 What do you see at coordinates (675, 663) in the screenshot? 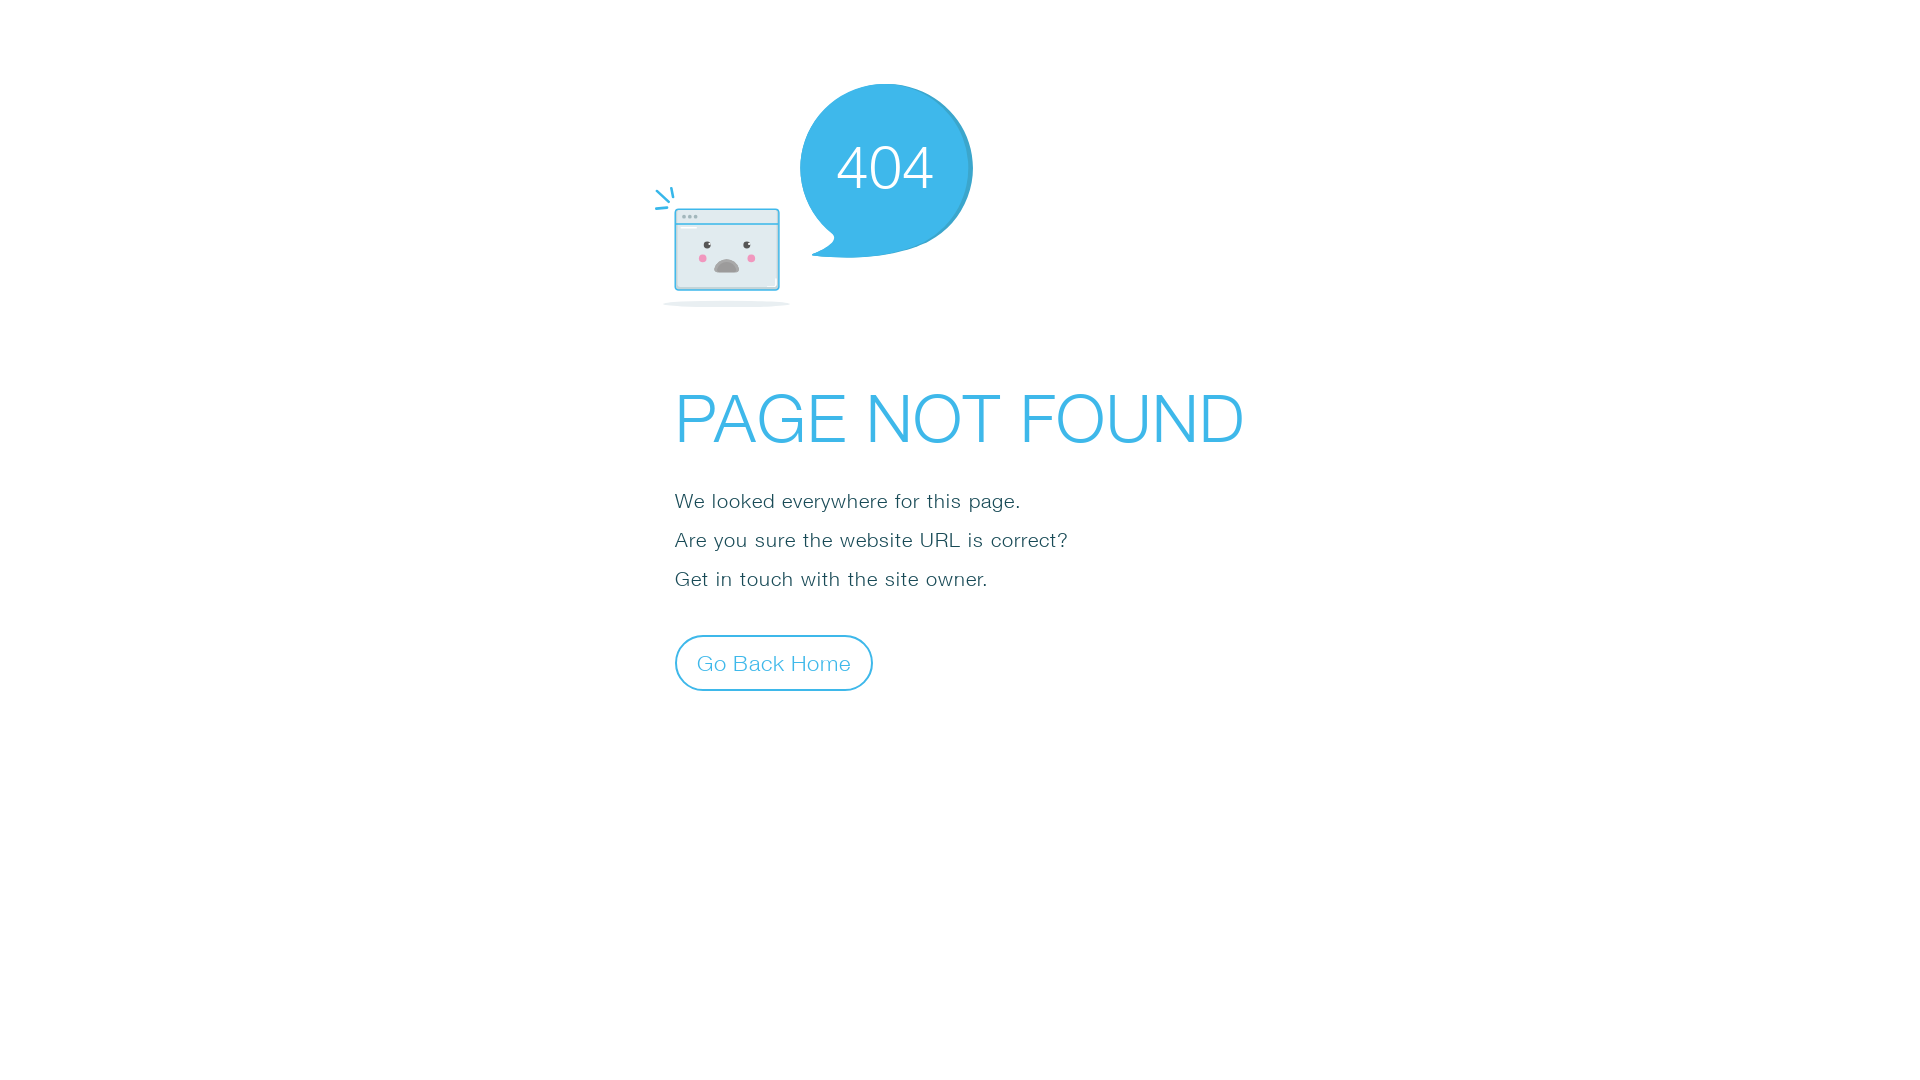
I see `'Go Back Home'` at bounding box center [675, 663].